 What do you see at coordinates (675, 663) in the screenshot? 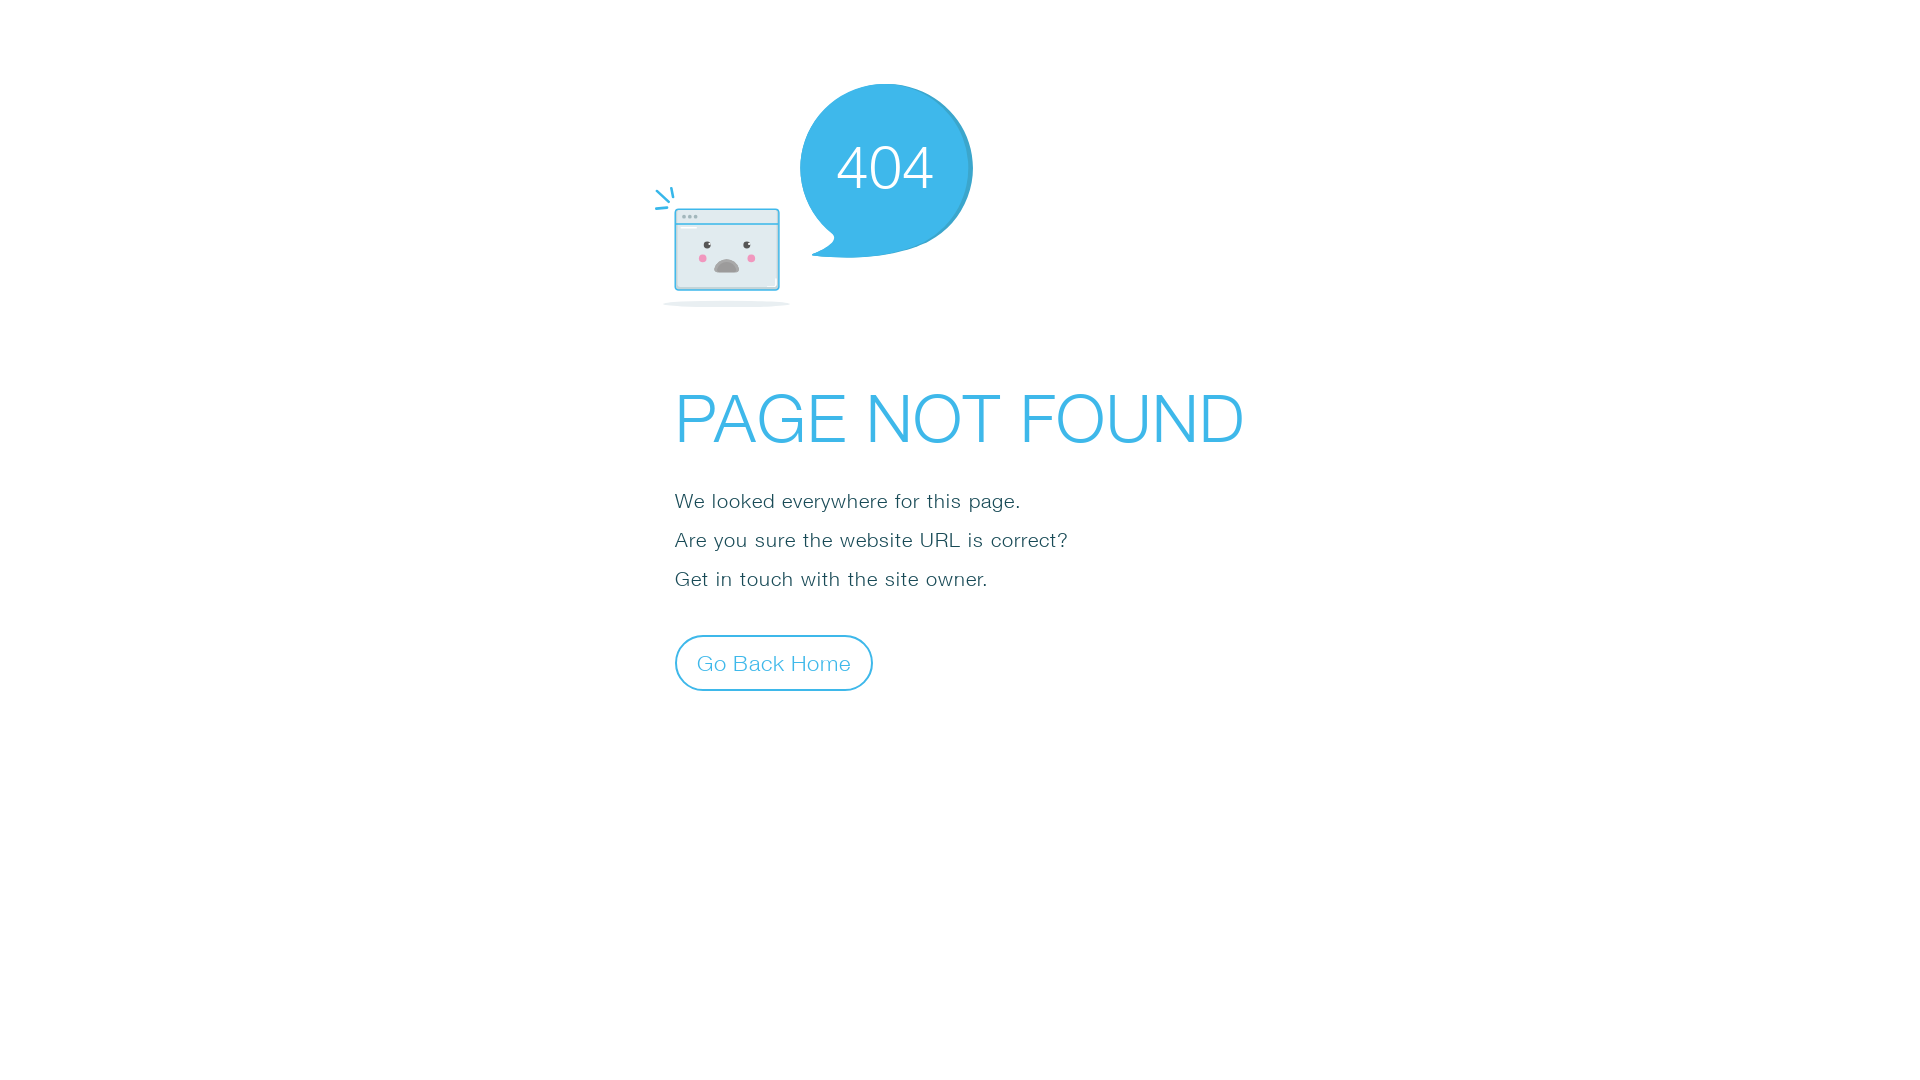
I see `'Go Back Home'` at bounding box center [675, 663].